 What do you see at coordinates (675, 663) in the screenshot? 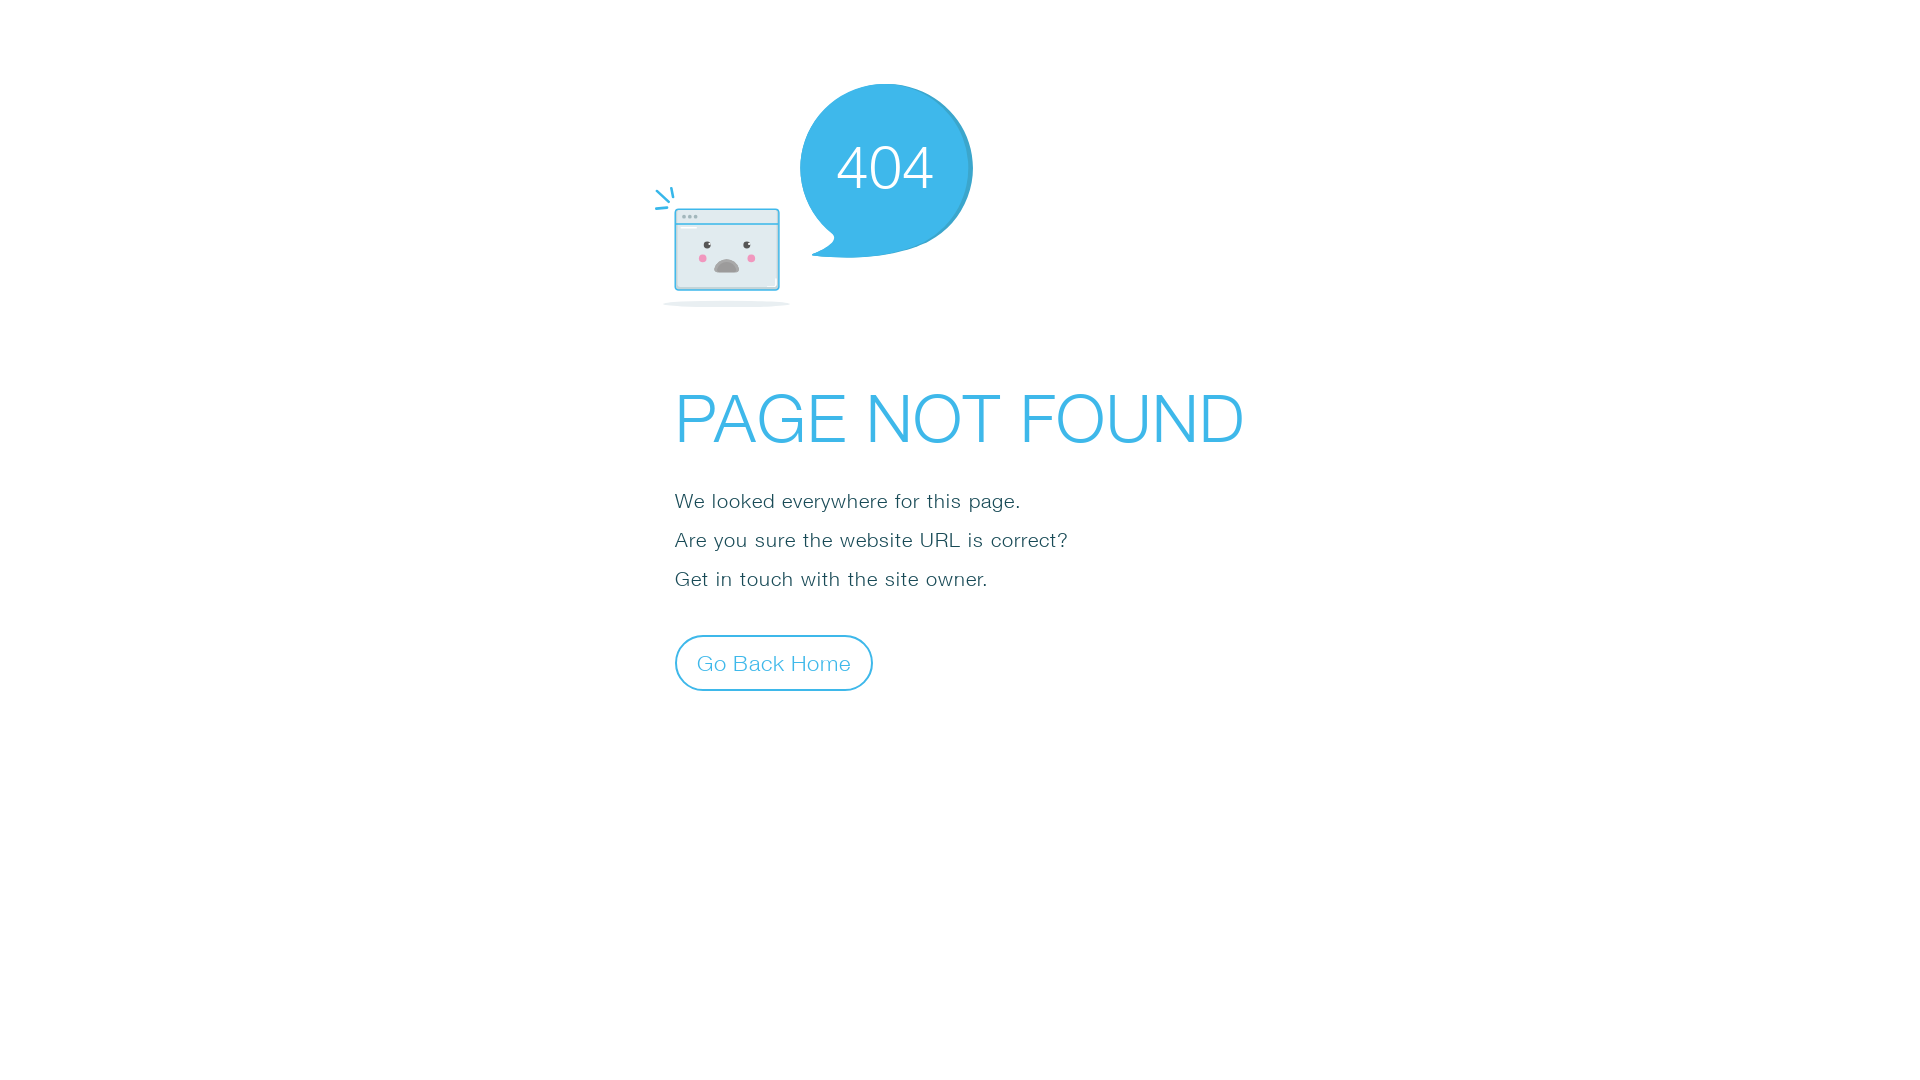
I see `'Go Back Home'` at bounding box center [675, 663].